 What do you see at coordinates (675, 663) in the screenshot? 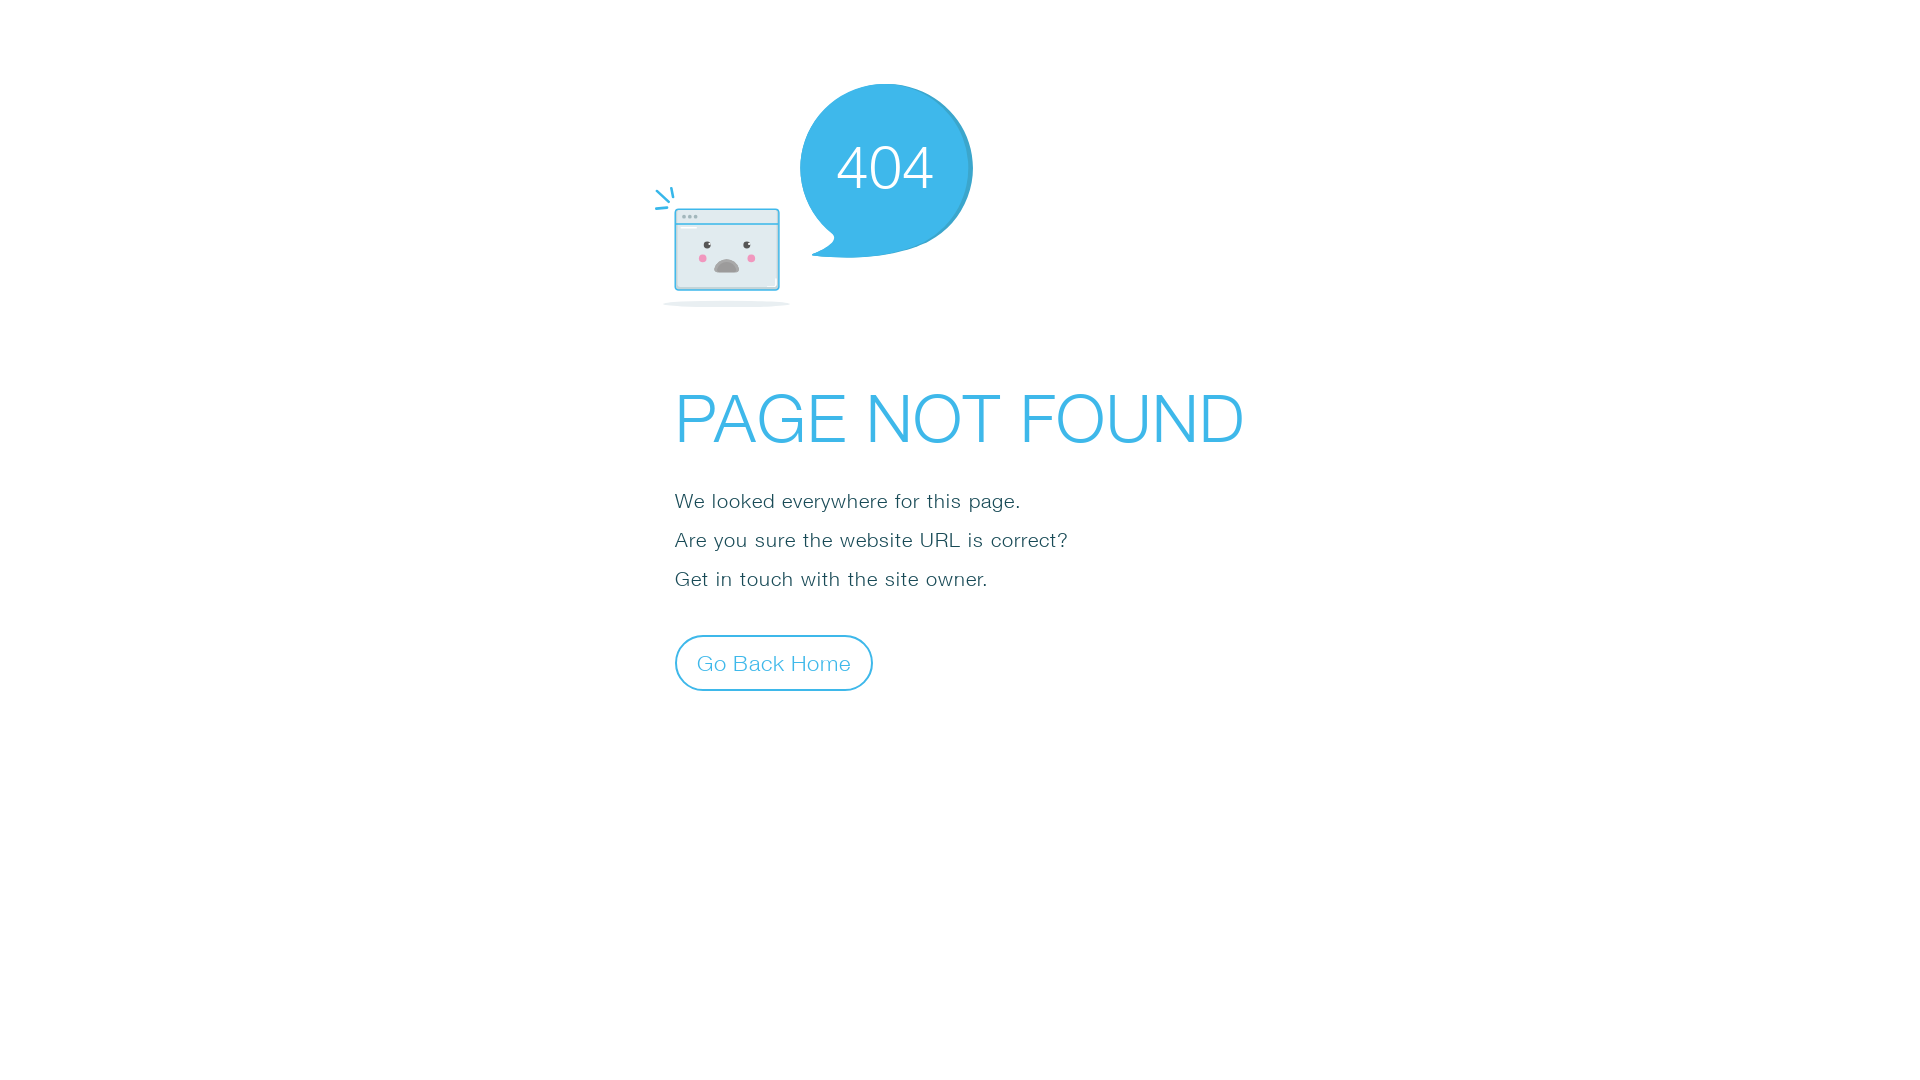
I see `'Go Back Home'` at bounding box center [675, 663].